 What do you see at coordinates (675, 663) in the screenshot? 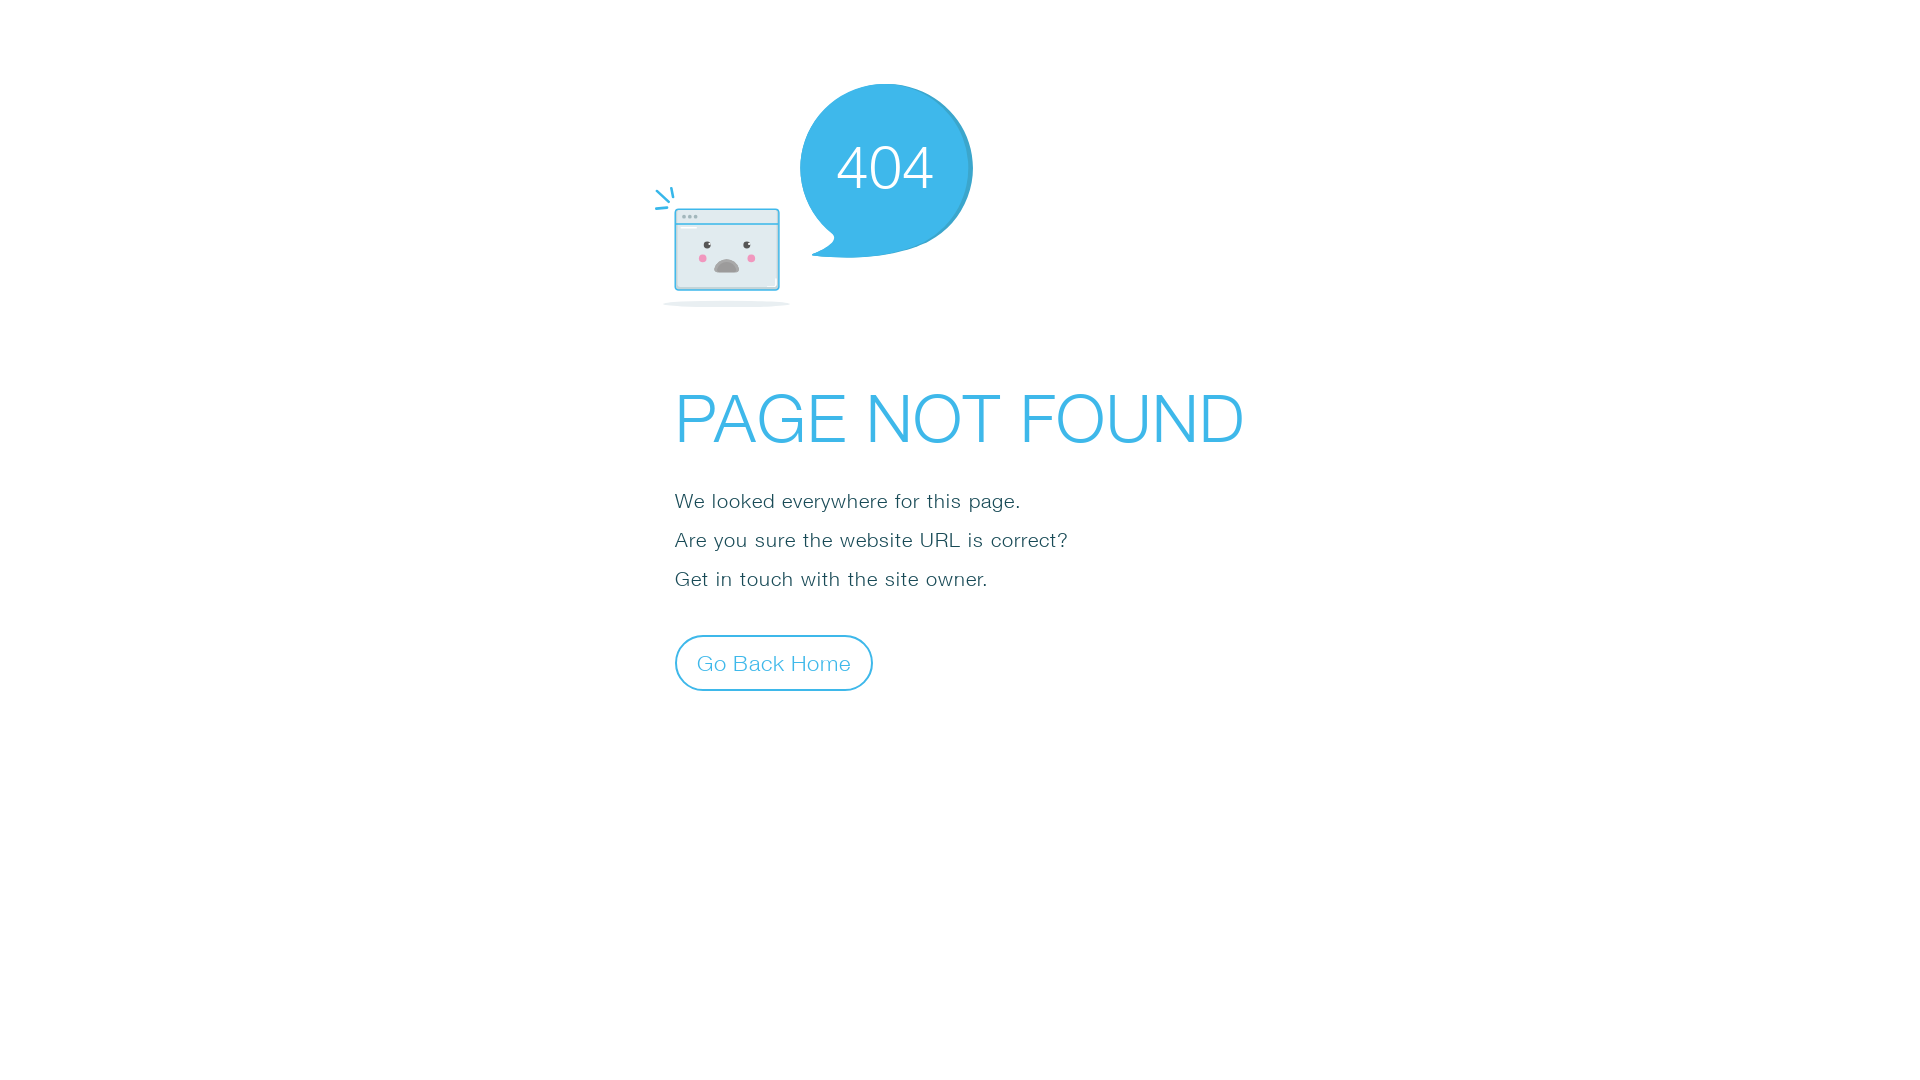
I see `'Go Back Home'` at bounding box center [675, 663].